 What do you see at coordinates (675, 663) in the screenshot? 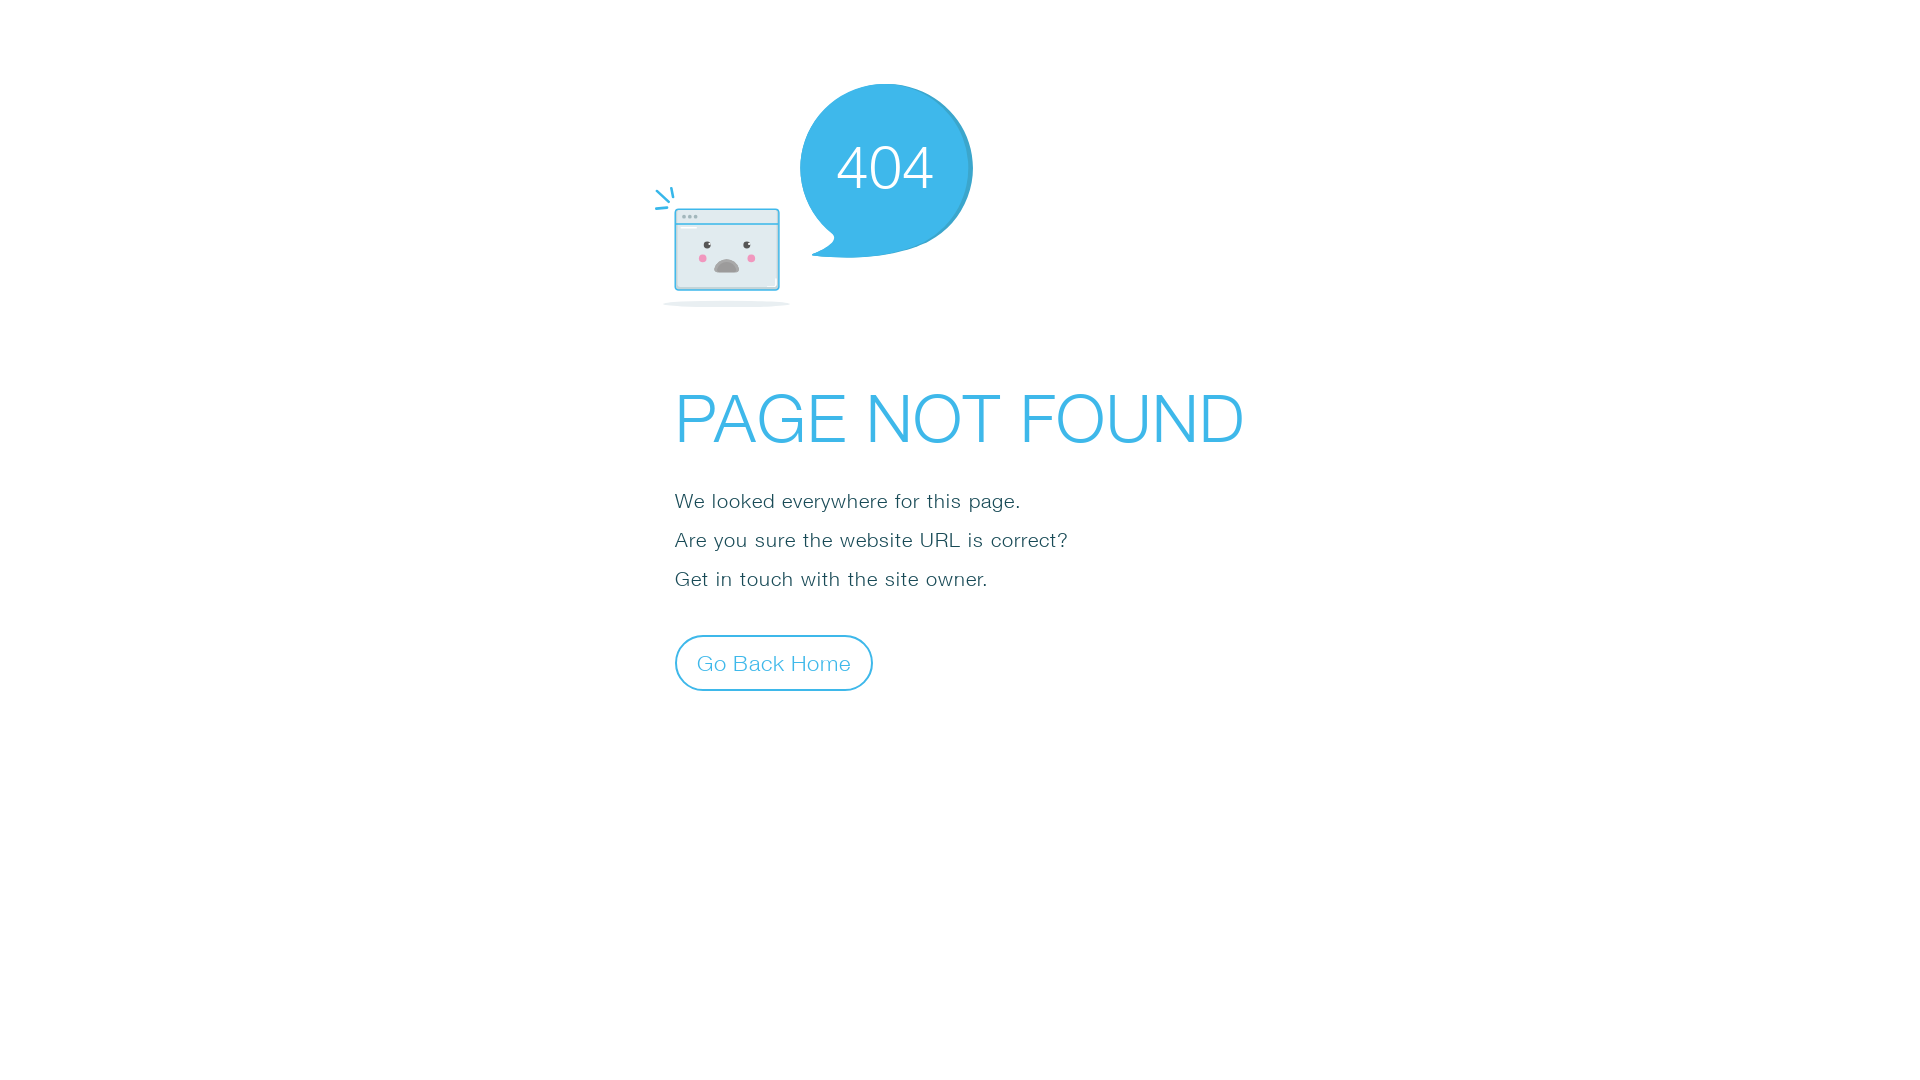
I see `'Go Back Home'` at bounding box center [675, 663].